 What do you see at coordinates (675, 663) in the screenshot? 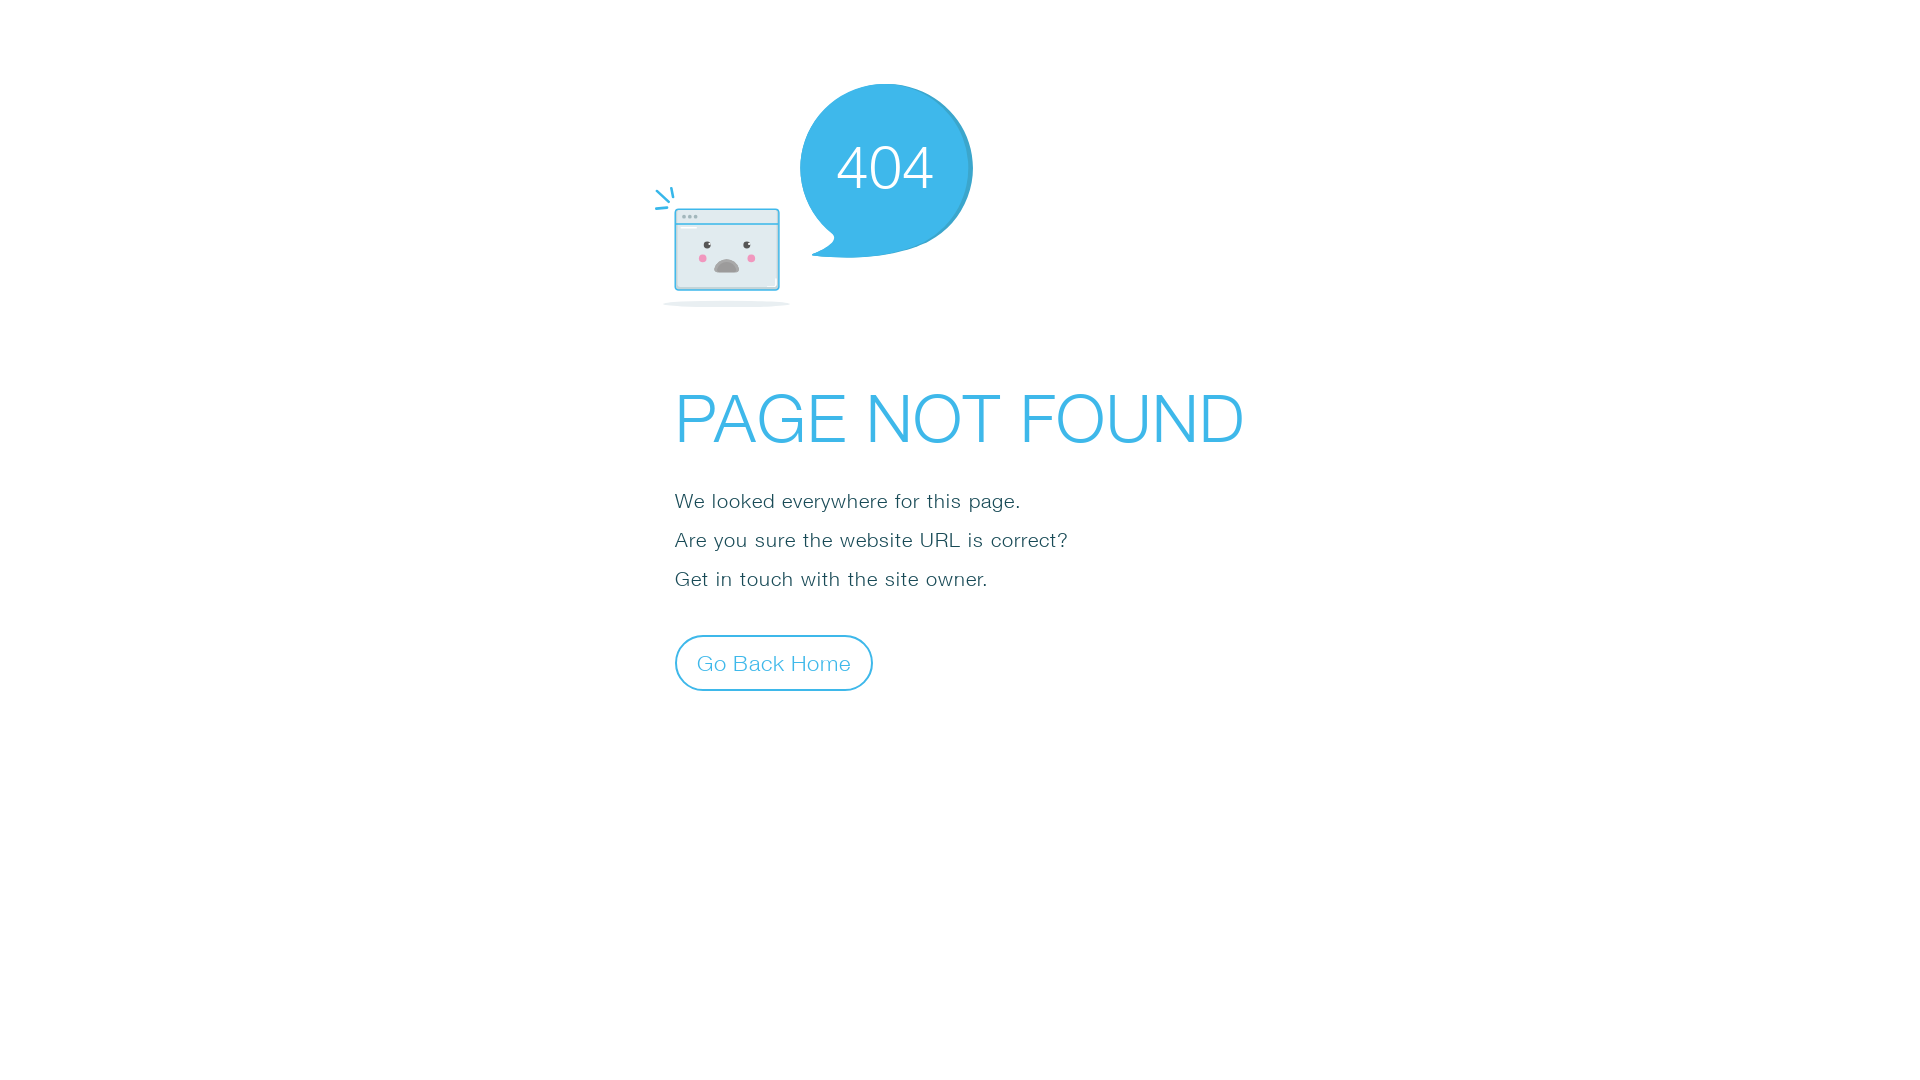
I see `'Go Back Home'` at bounding box center [675, 663].